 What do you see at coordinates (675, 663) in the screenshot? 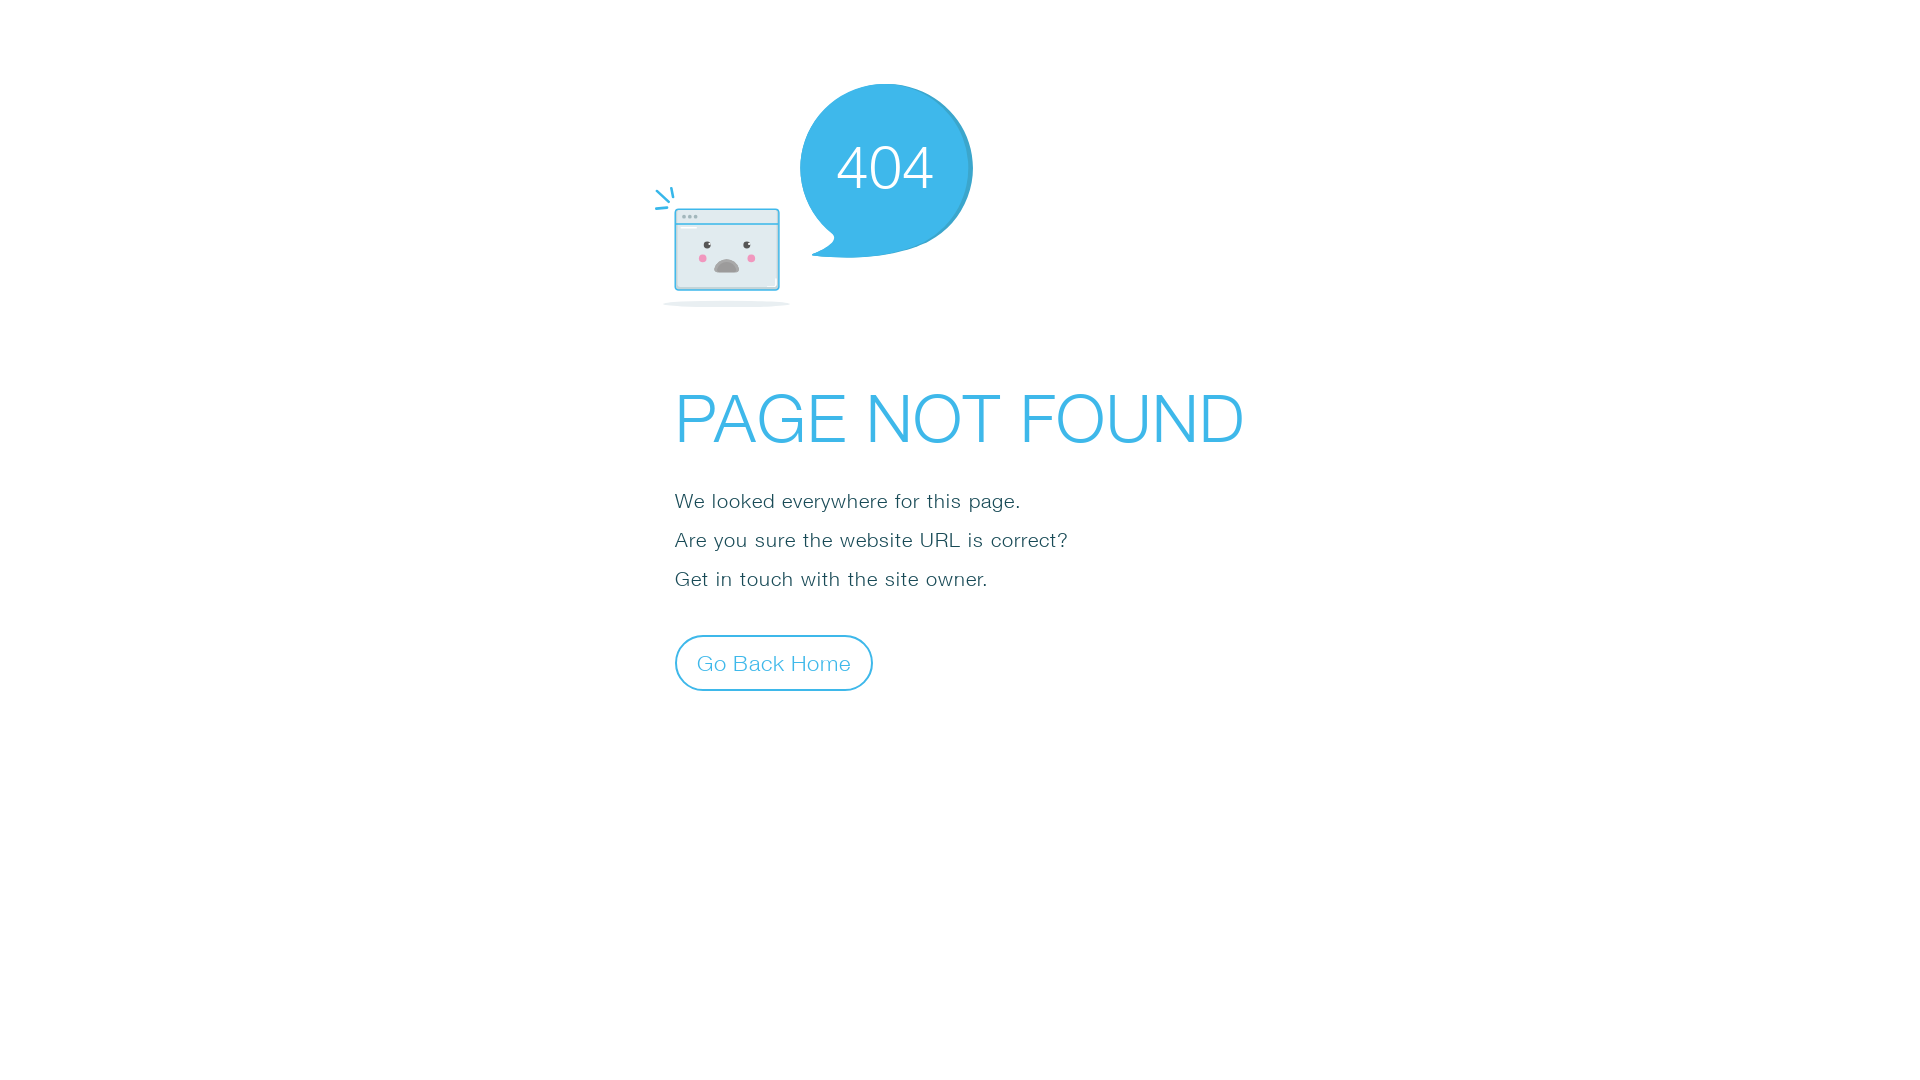
I see `'Go Back Home'` at bounding box center [675, 663].